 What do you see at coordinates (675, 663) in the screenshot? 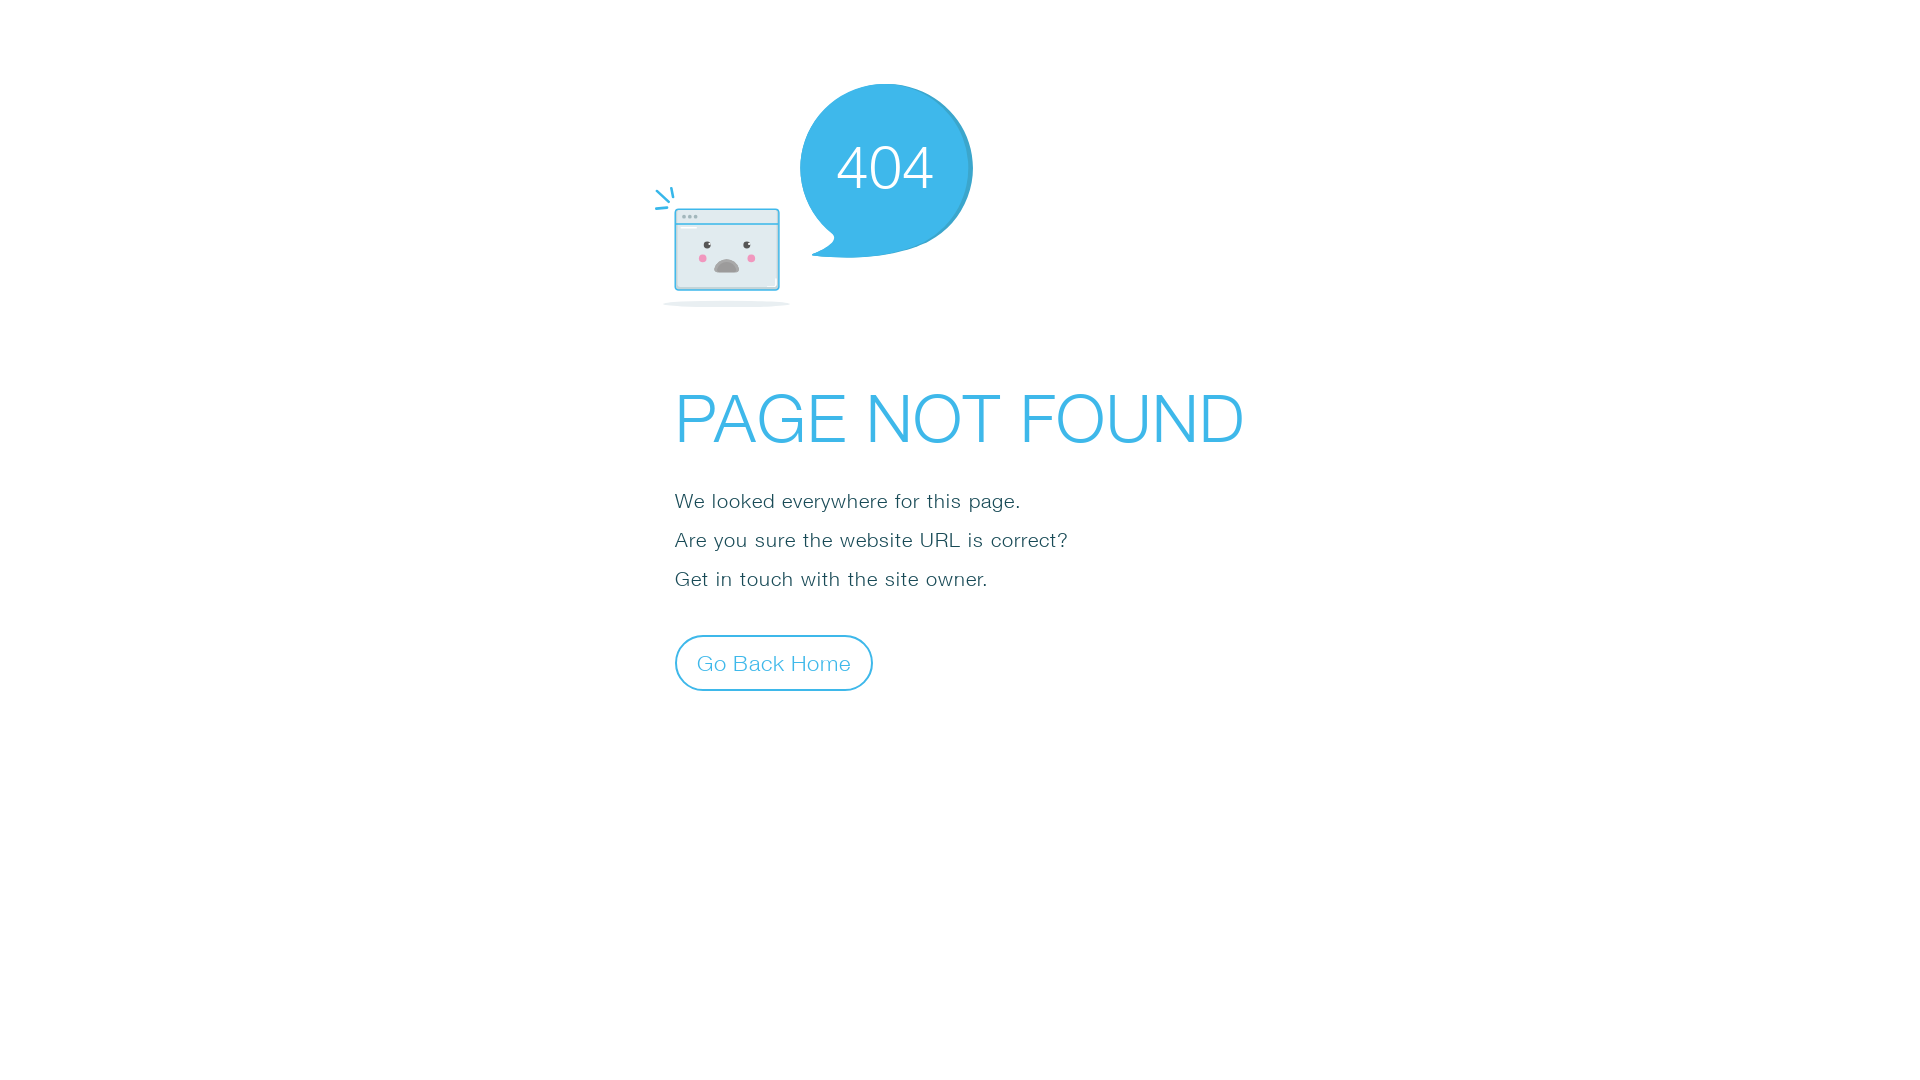
I see `'Go Back Home'` at bounding box center [675, 663].